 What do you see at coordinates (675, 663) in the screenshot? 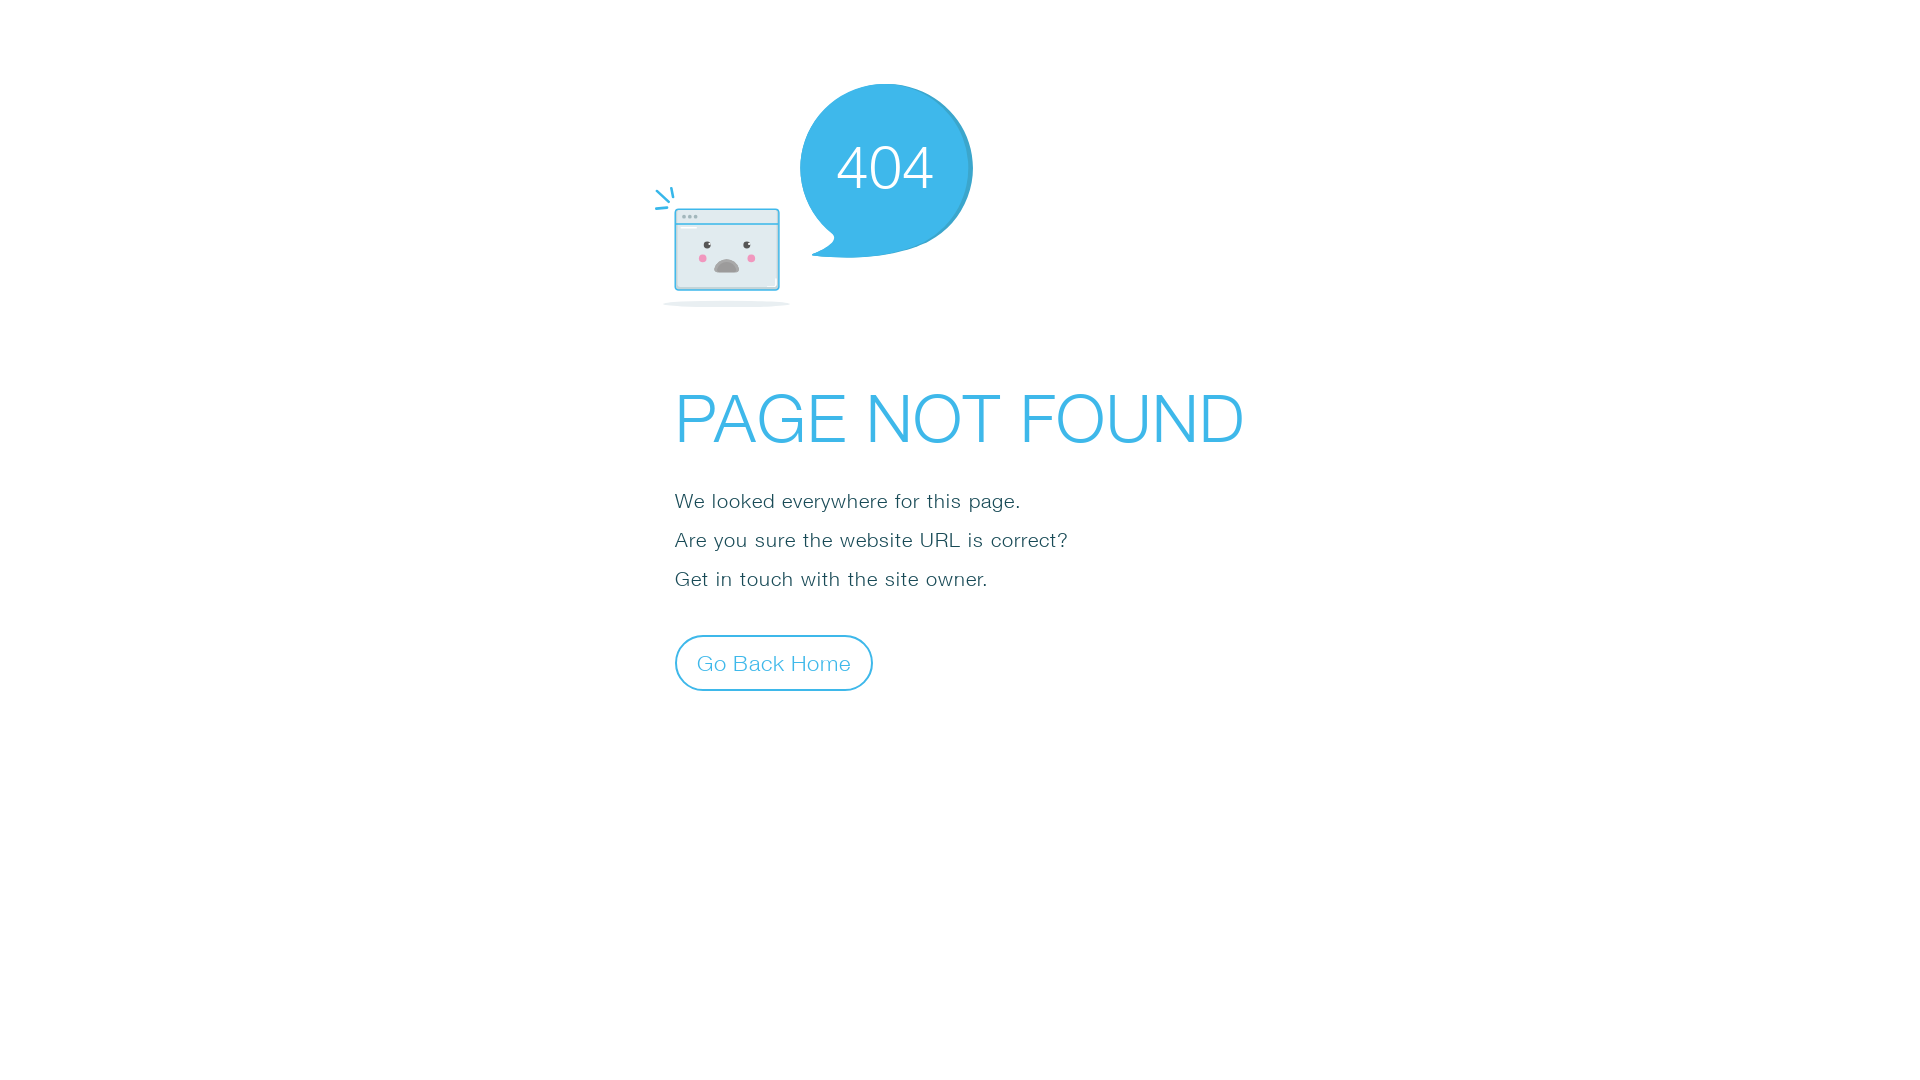
I see `'Go Back Home'` at bounding box center [675, 663].